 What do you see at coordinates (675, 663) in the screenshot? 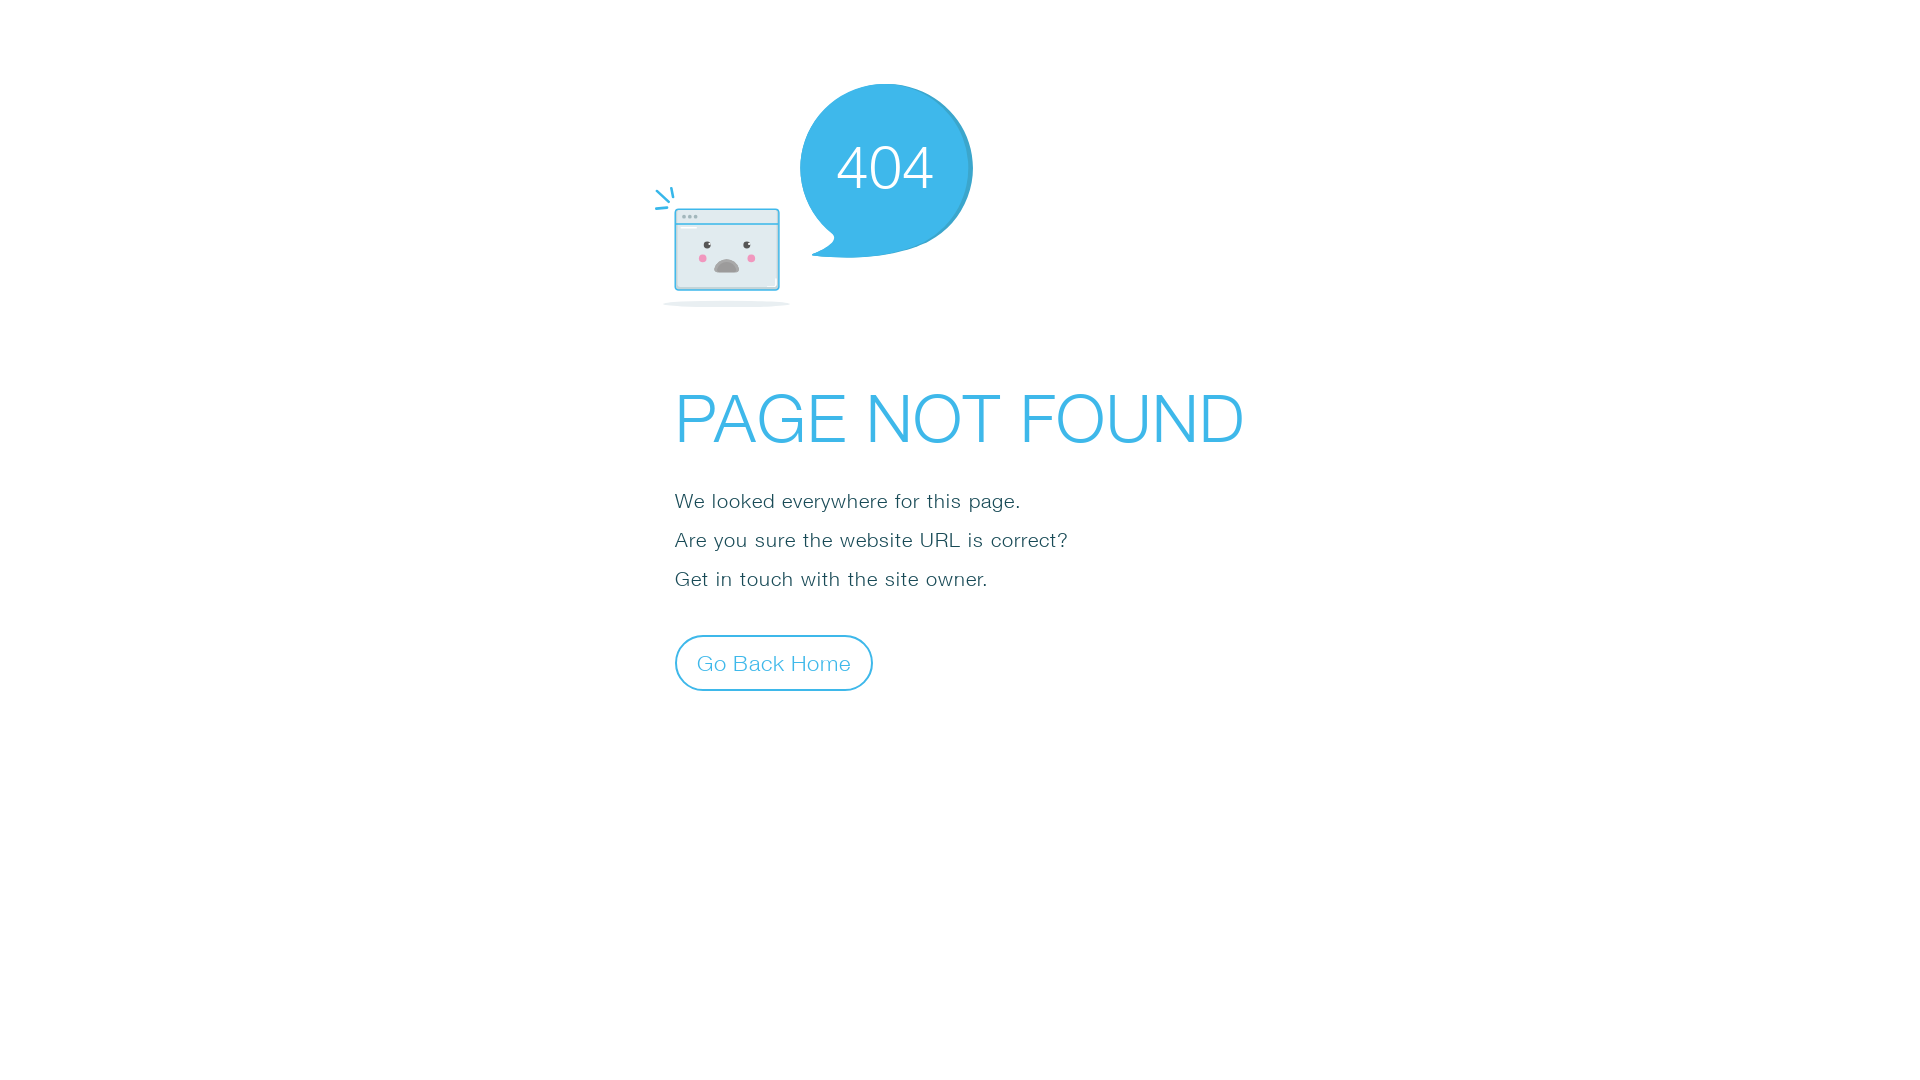
I see `'Go Back Home'` at bounding box center [675, 663].